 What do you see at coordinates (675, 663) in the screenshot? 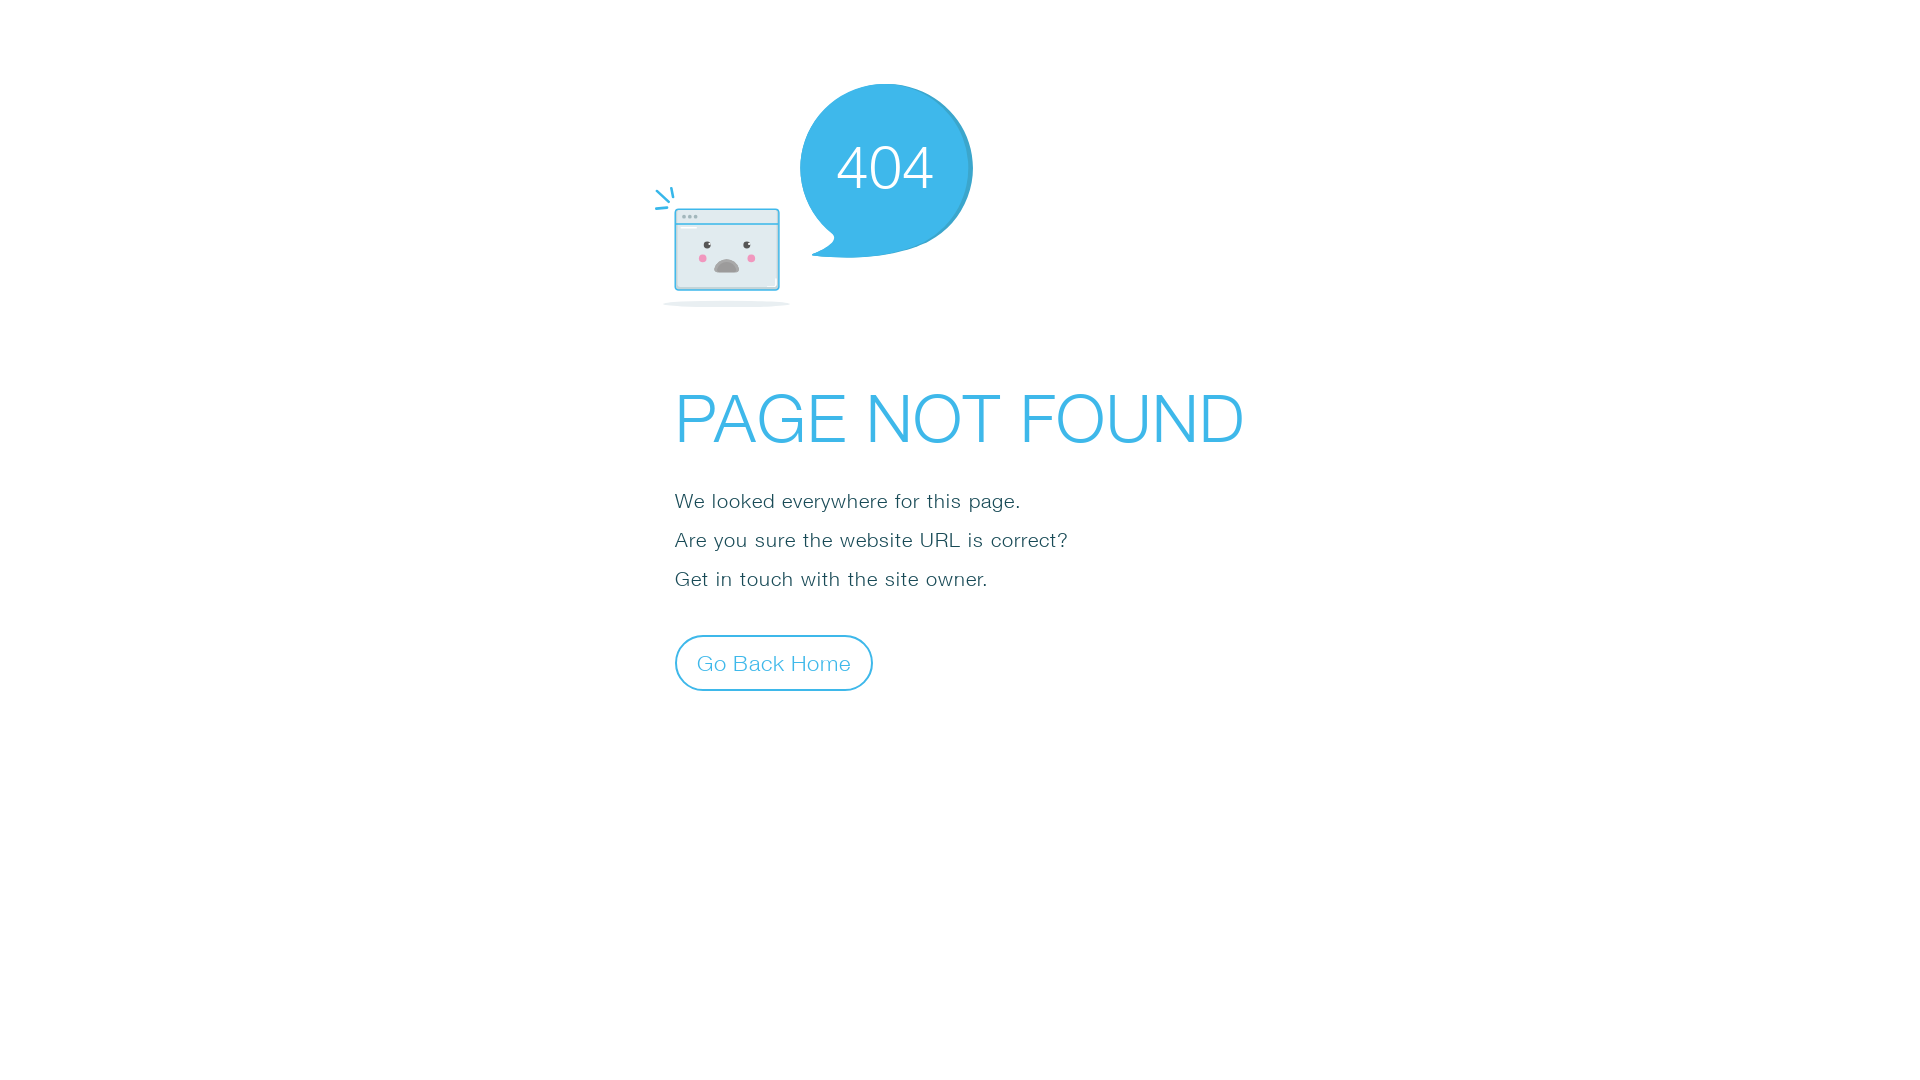
I see `'Go Back Home'` at bounding box center [675, 663].